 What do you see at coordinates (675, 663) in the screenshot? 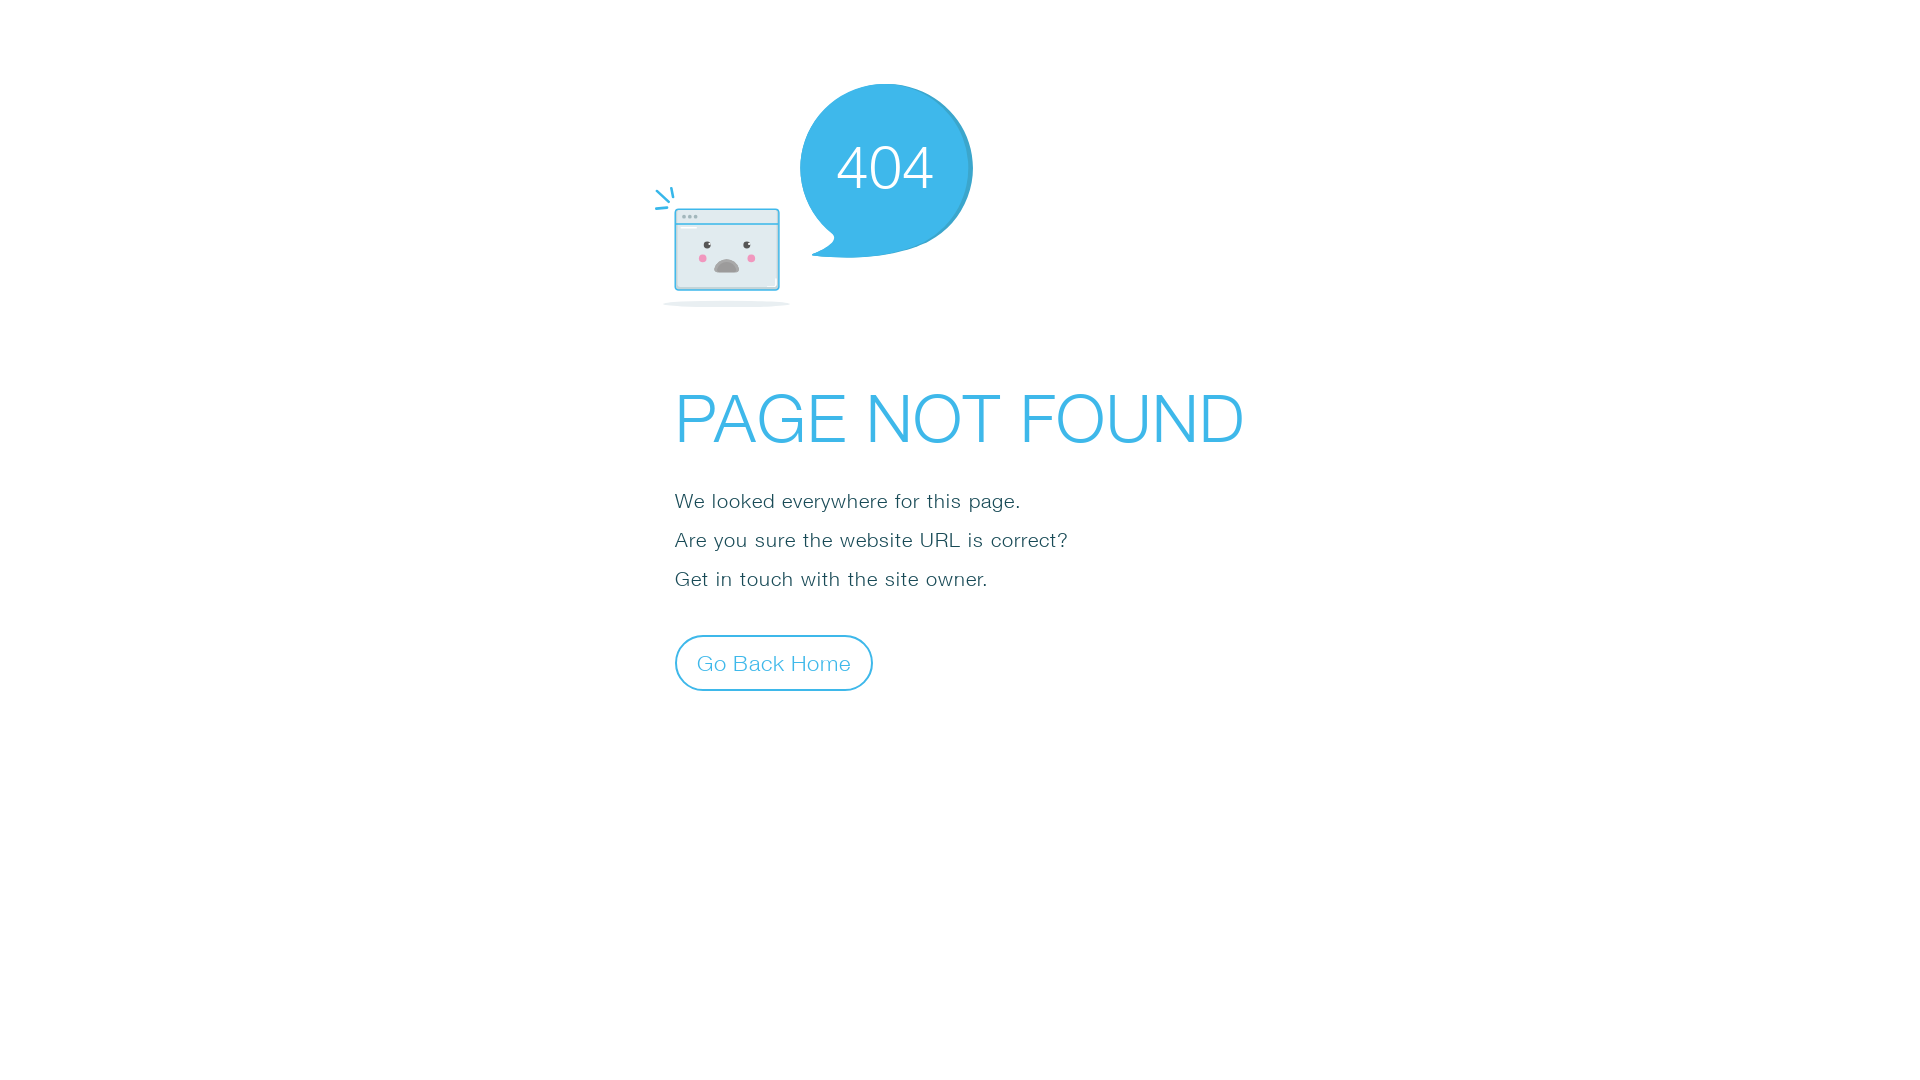
I see `'Go Back Home'` at bounding box center [675, 663].